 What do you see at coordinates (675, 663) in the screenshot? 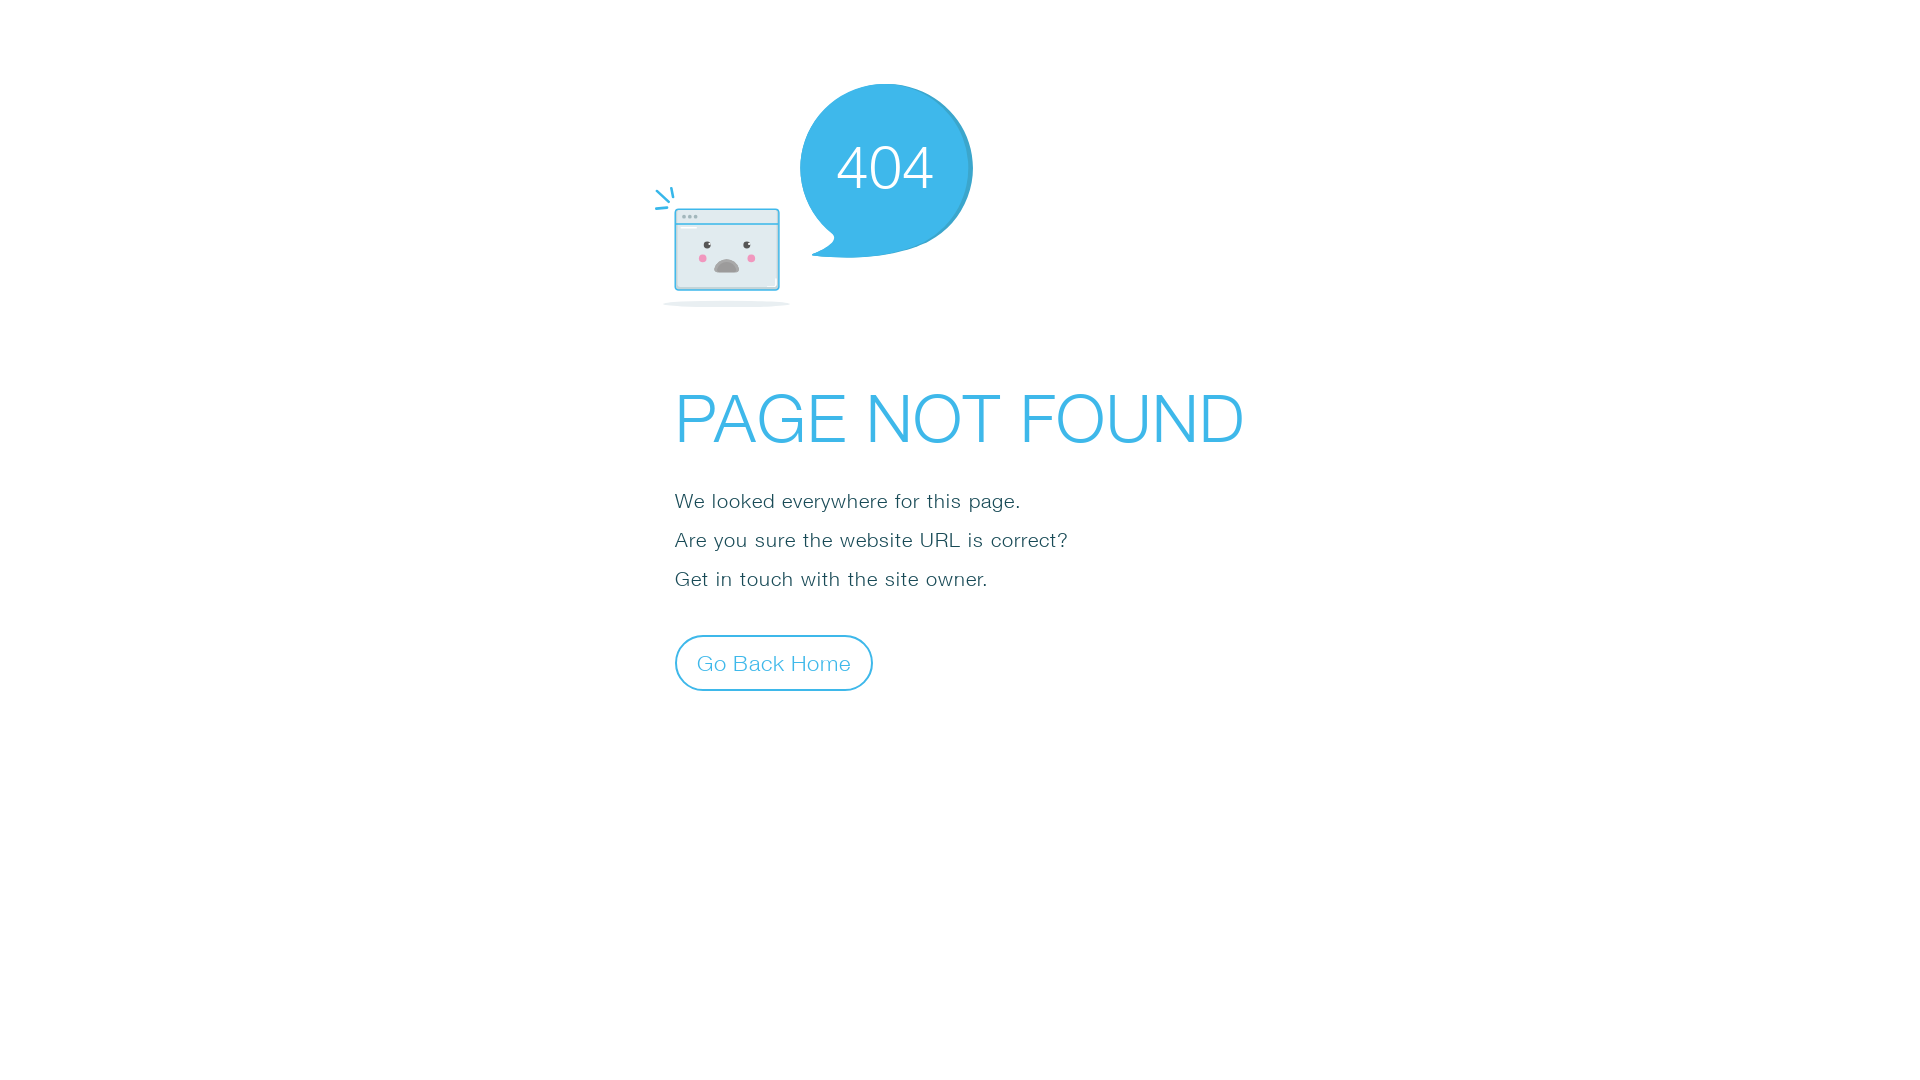
I see `'Go Back Home'` at bounding box center [675, 663].